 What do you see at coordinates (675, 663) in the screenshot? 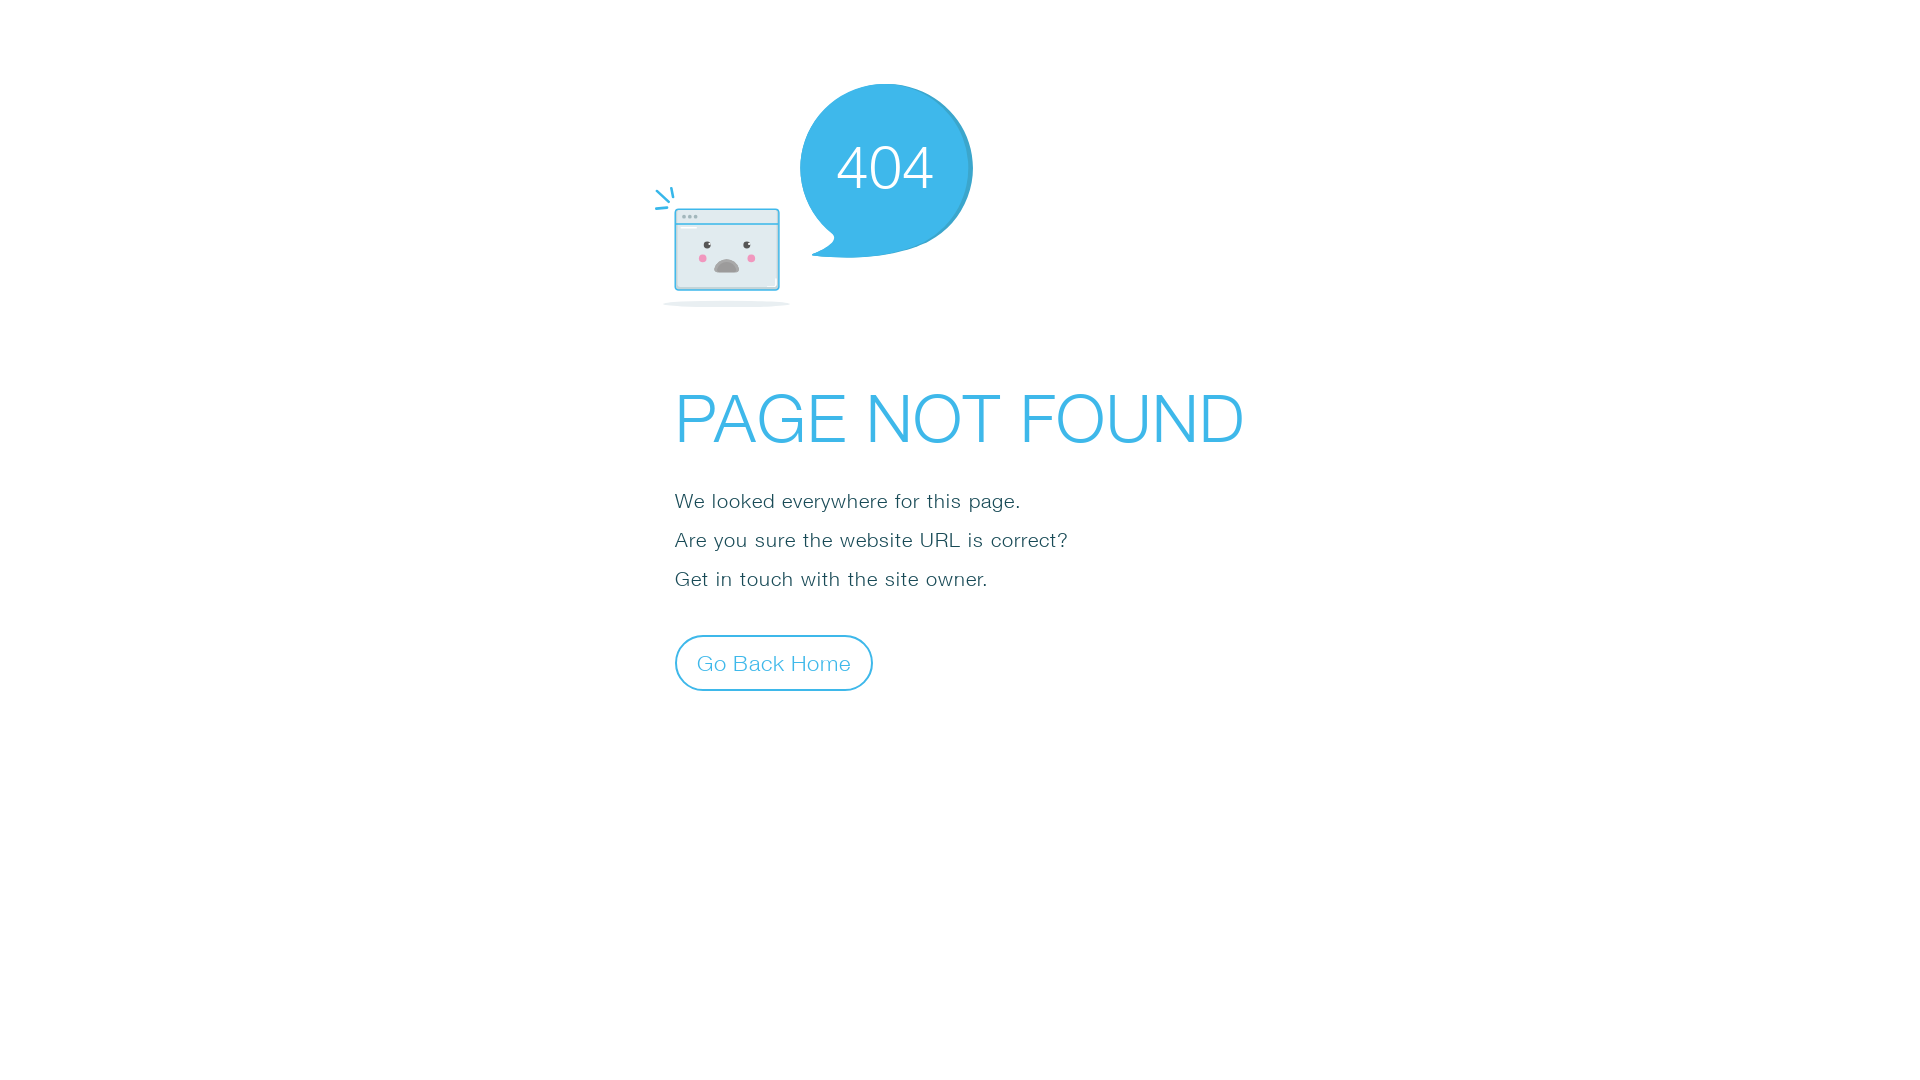
I see `'Go Back Home'` at bounding box center [675, 663].